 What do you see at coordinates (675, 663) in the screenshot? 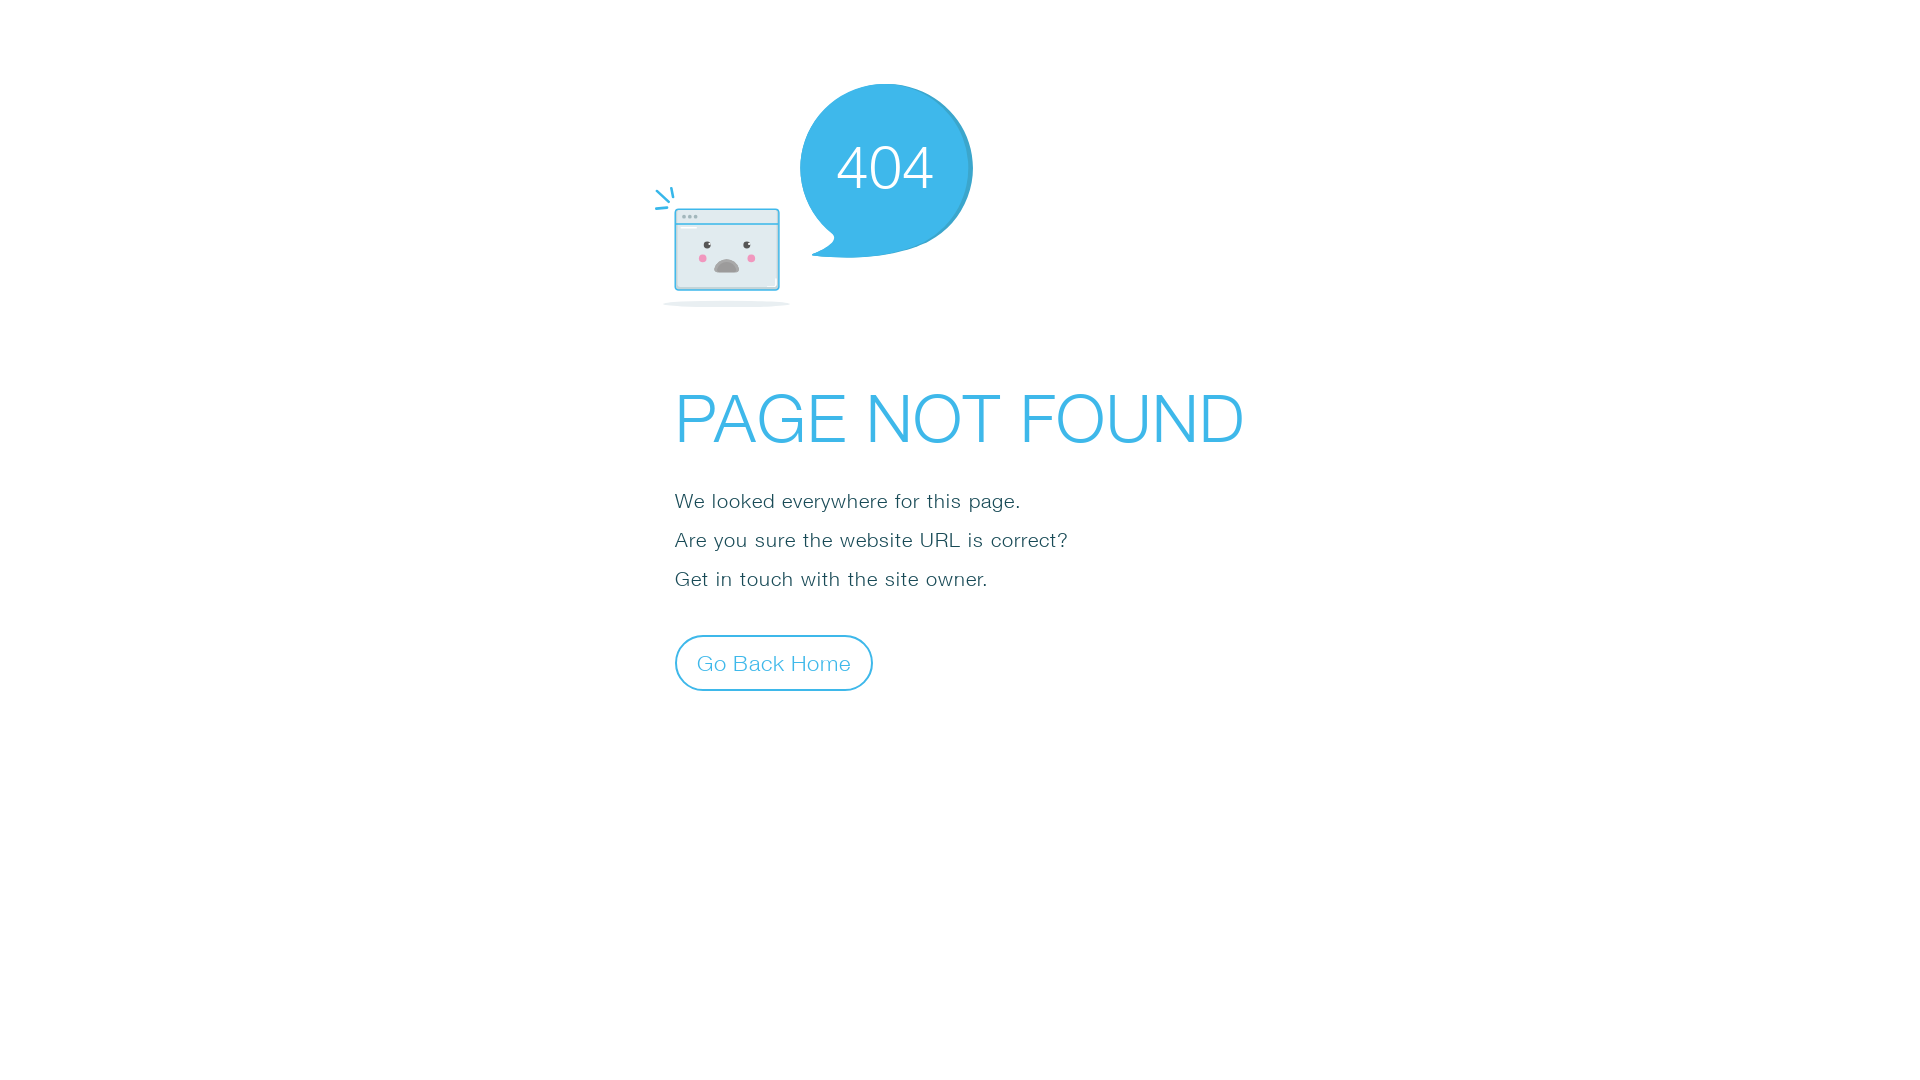
I see `'Go Back Home'` at bounding box center [675, 663].